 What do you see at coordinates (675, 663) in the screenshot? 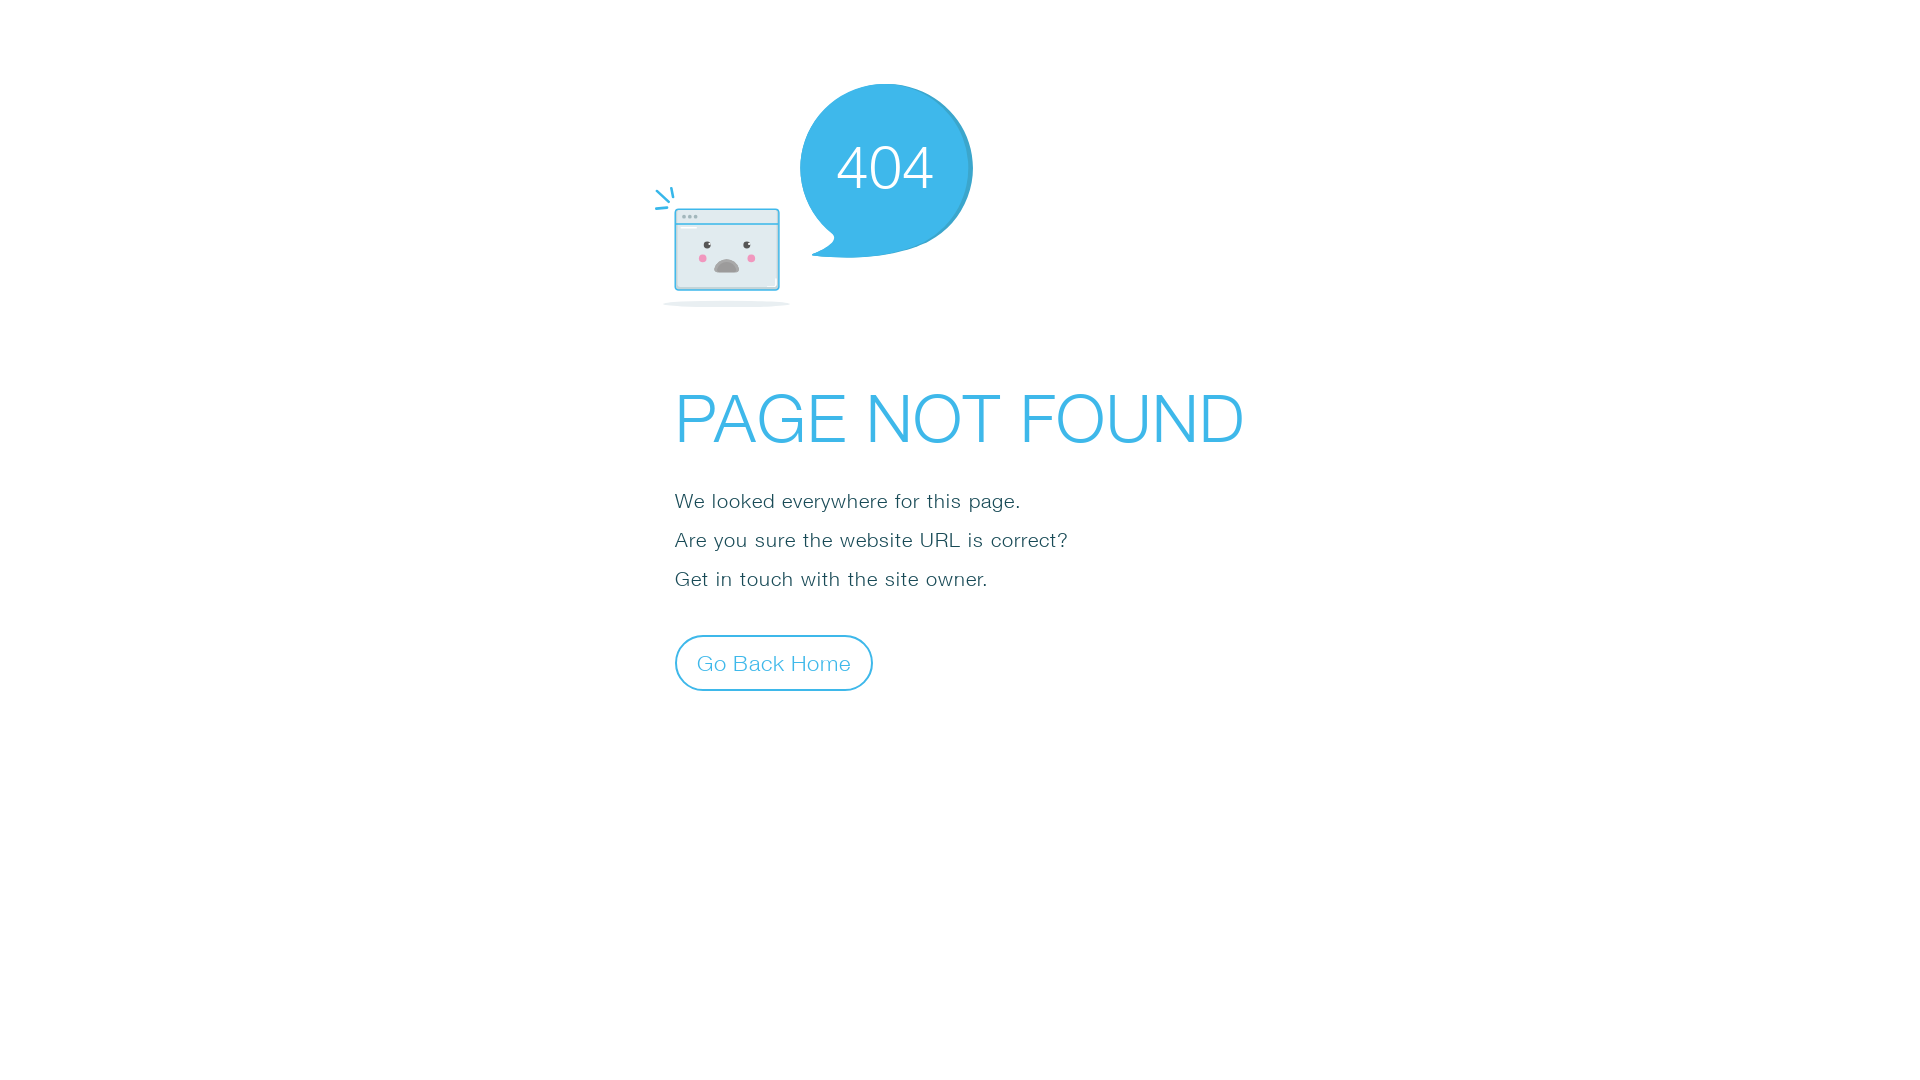
I see `'Go Back Home'` at bounding box center [675, 663].